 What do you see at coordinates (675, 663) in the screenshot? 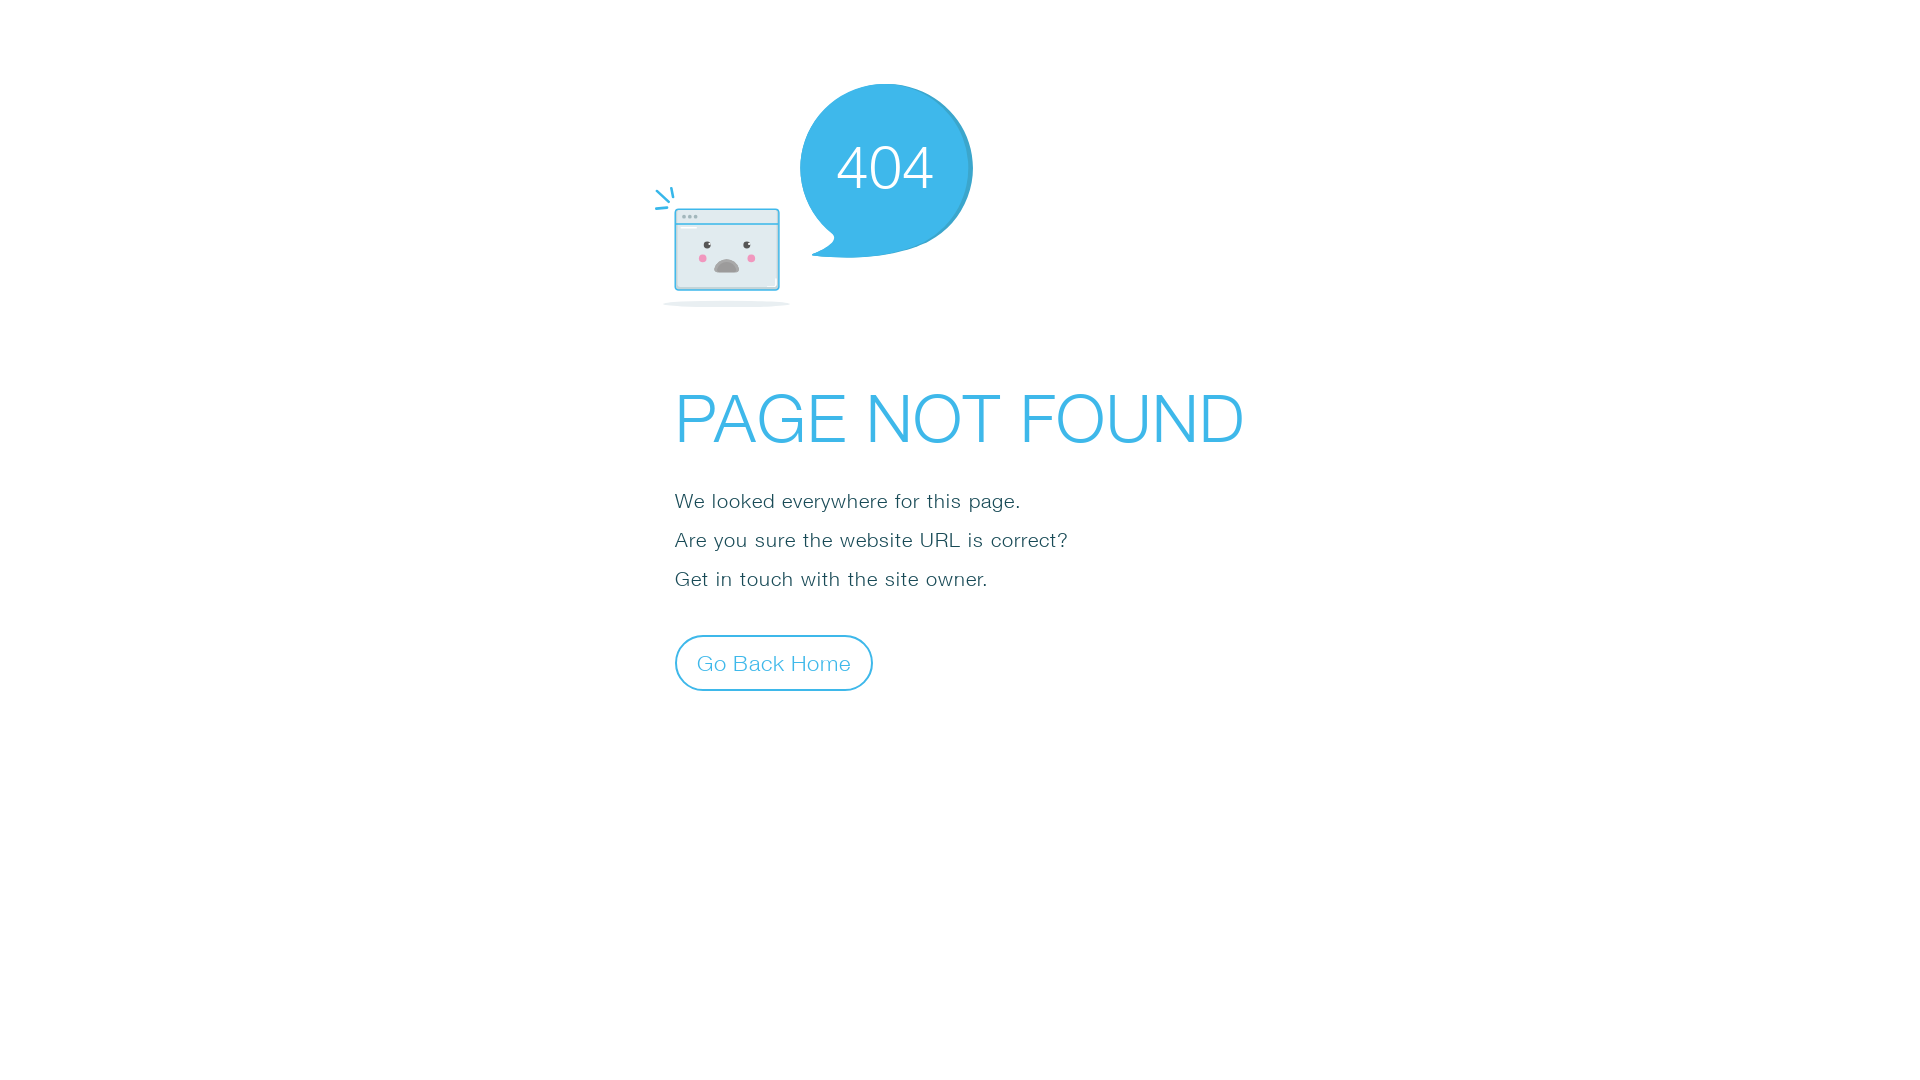
I see `'Go Back Home'` at bounding box center [675, 663].